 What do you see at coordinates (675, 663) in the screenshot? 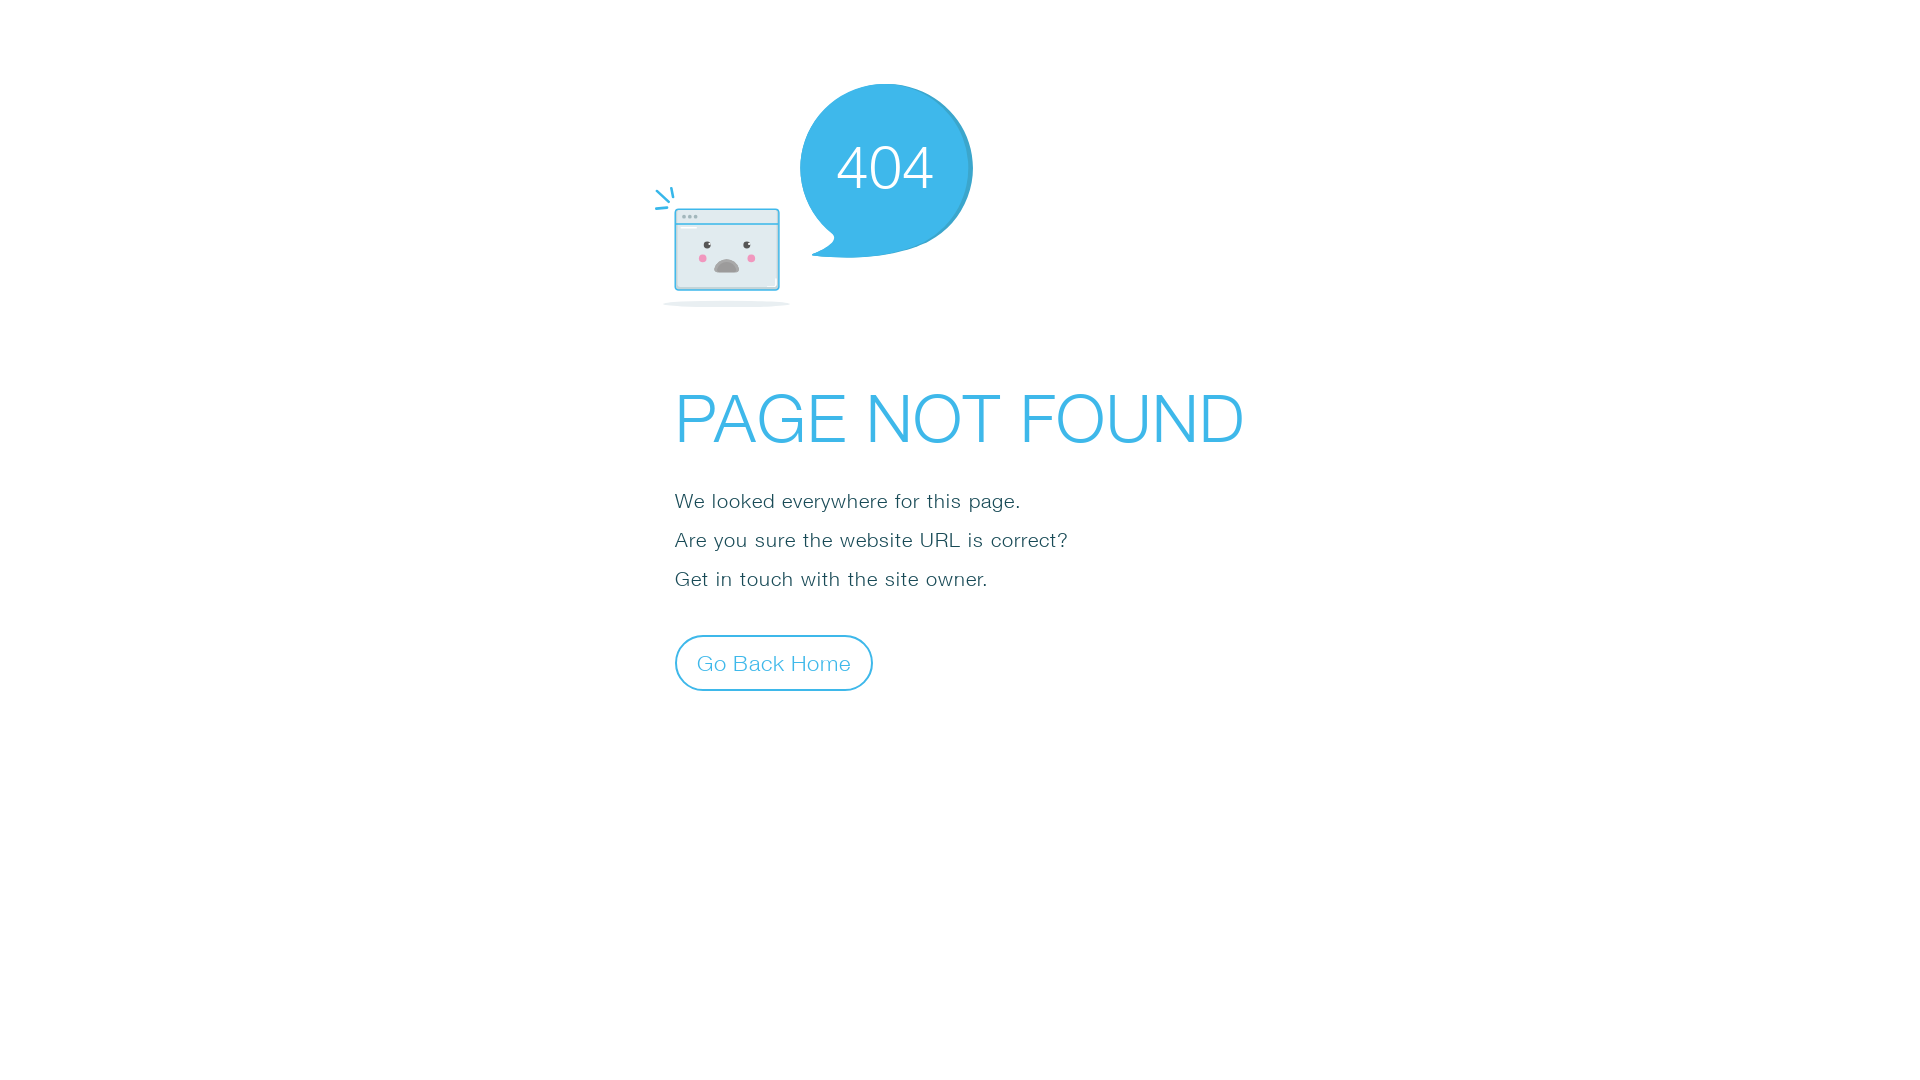
I see `'Go Back Home'` at bounding box center [675, 663].